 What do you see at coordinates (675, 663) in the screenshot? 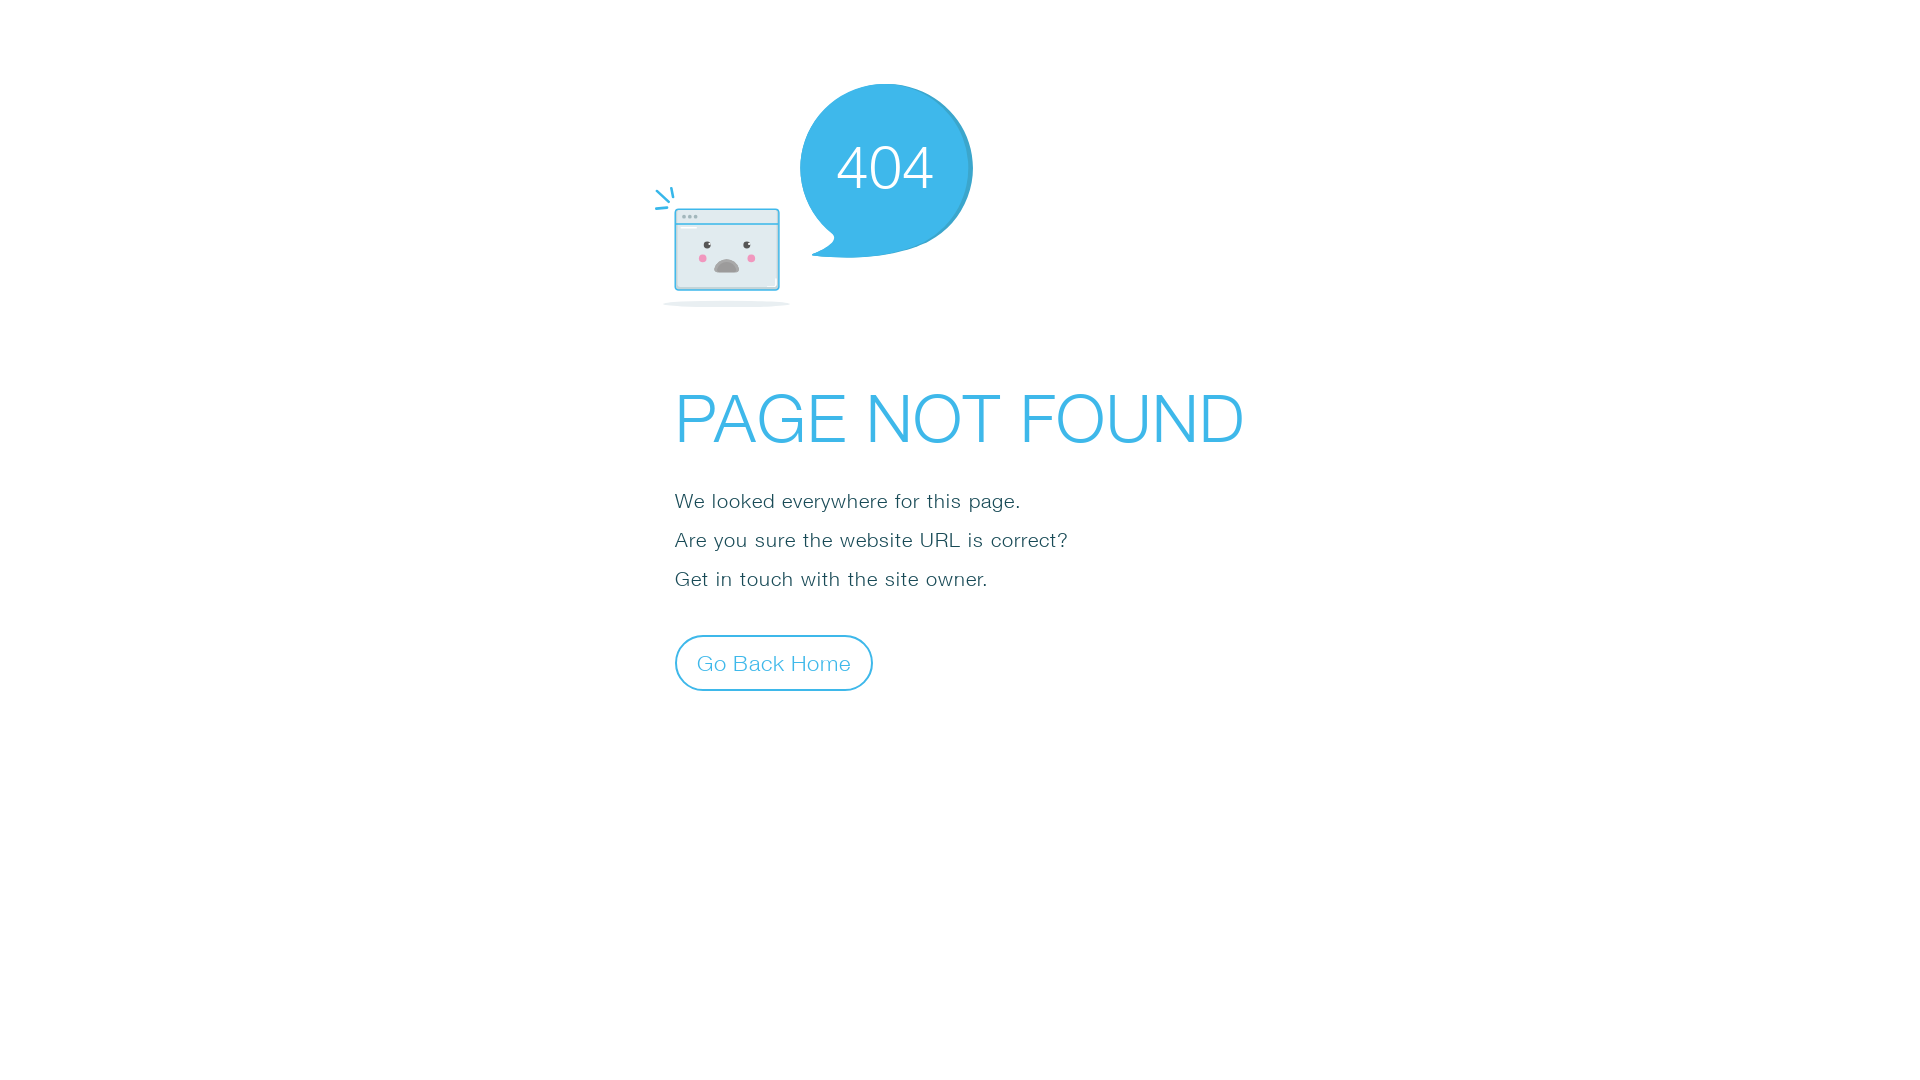
I see `'Go Back Home'` at bounding box center [675, 663].